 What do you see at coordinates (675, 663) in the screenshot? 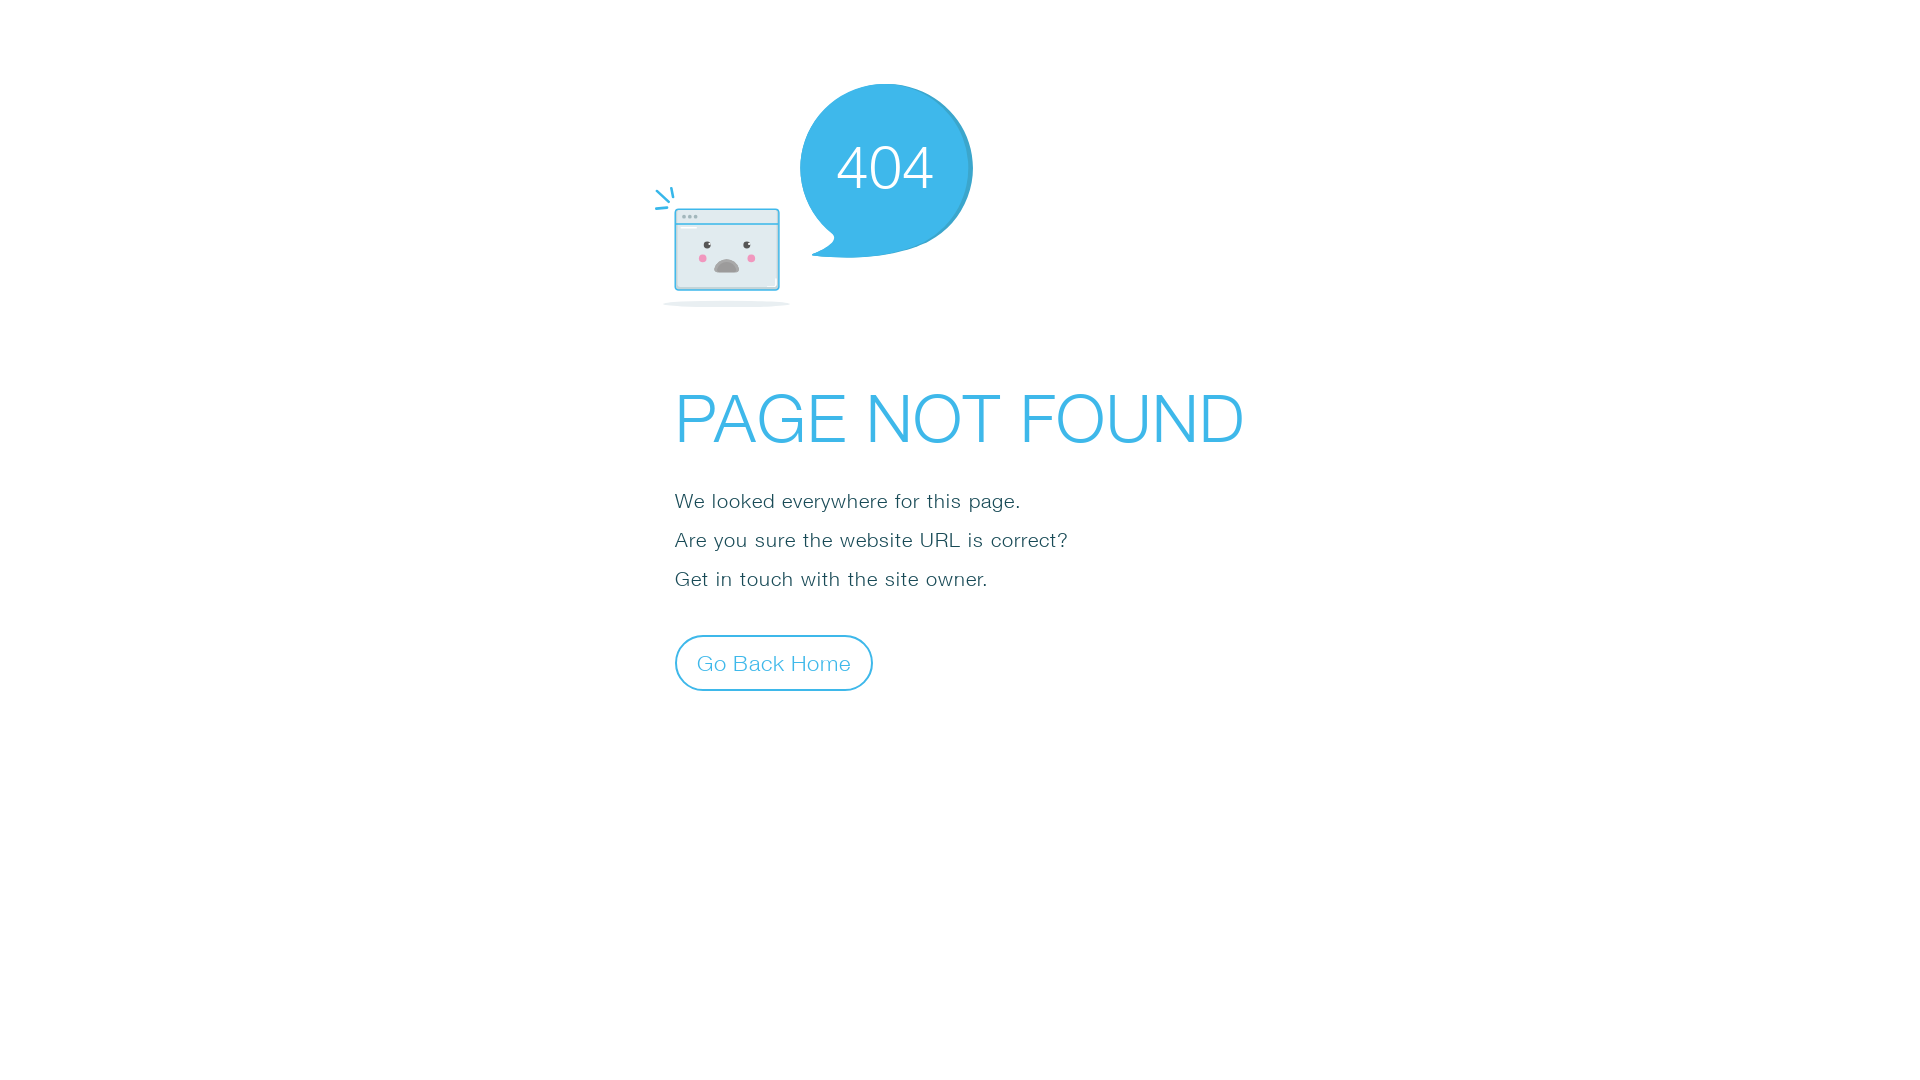
I see `'Go Back Home'` at bounding box center [675, 663].